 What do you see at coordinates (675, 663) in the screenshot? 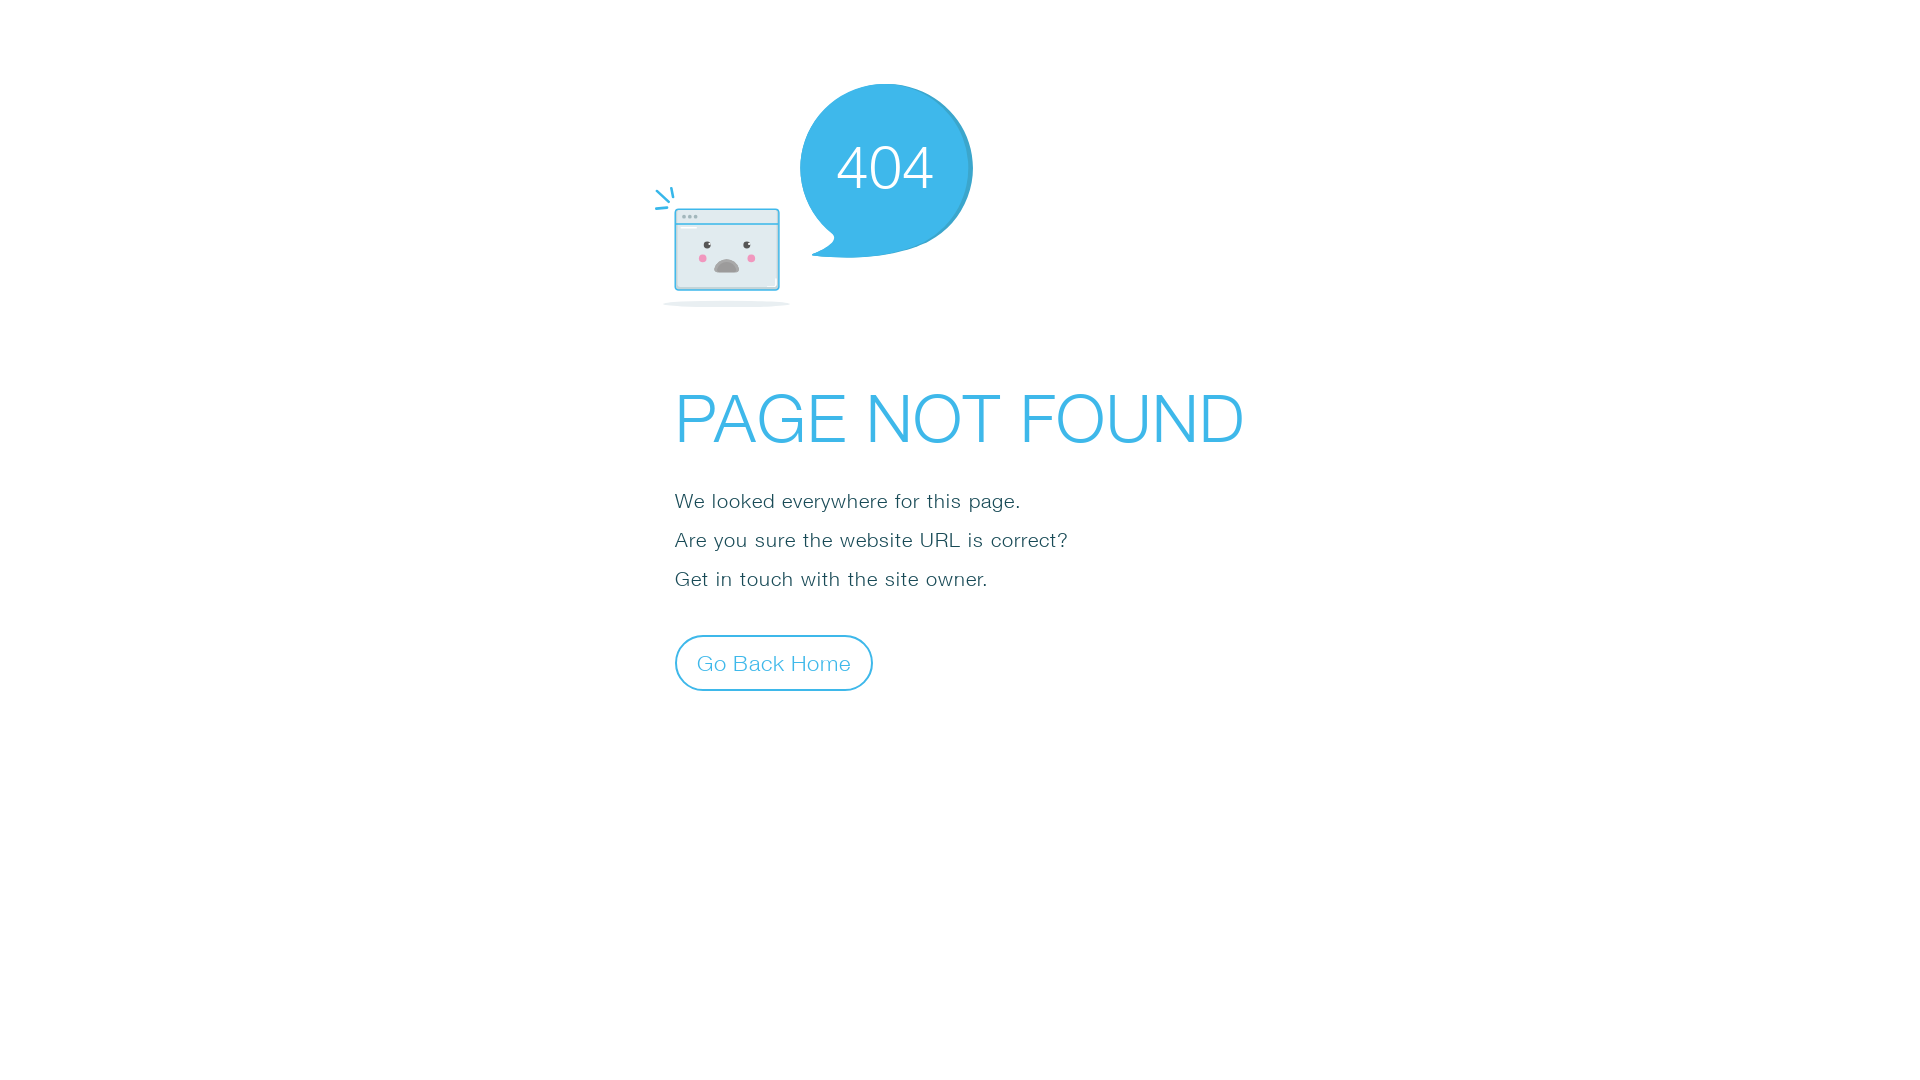
I see `'Go Back Home'` at bounding box center [675, 663].